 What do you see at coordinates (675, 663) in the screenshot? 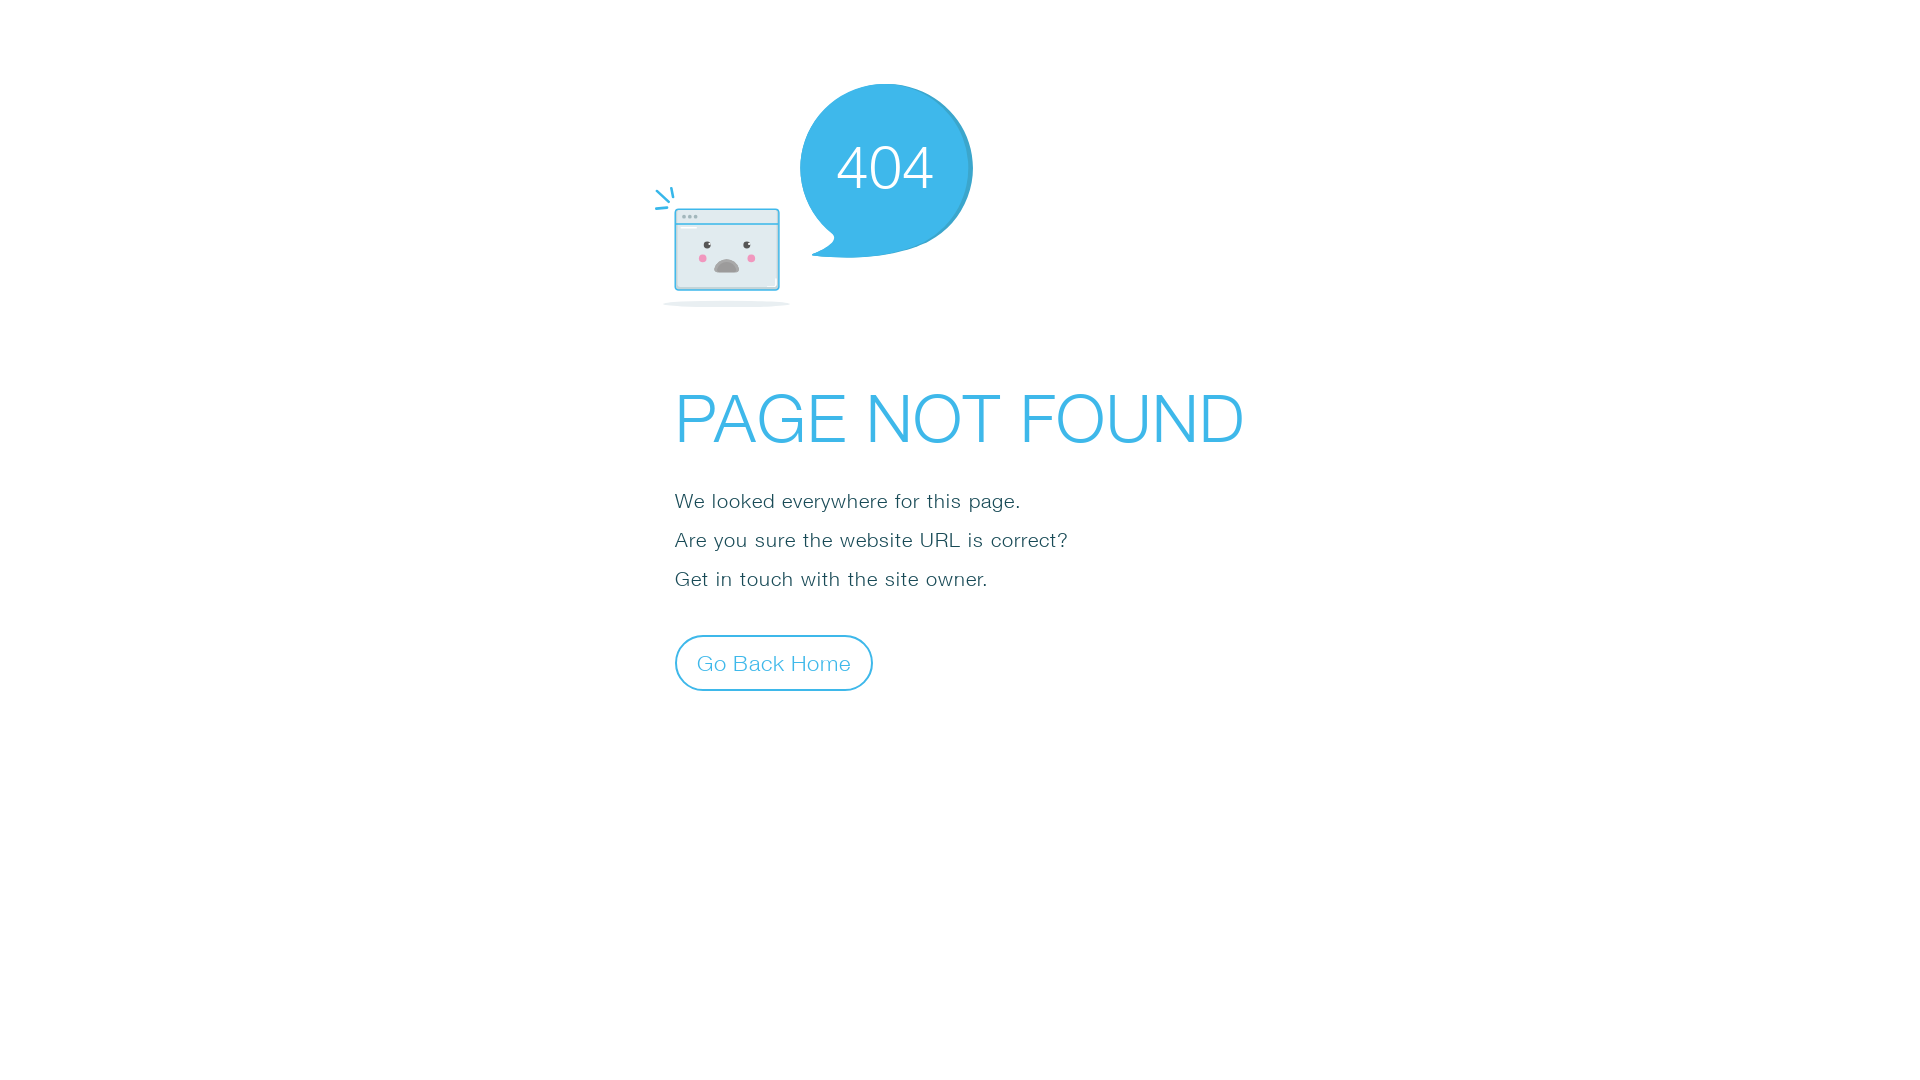
I see `'Go Back Home'` at bounding box center [675, 663].